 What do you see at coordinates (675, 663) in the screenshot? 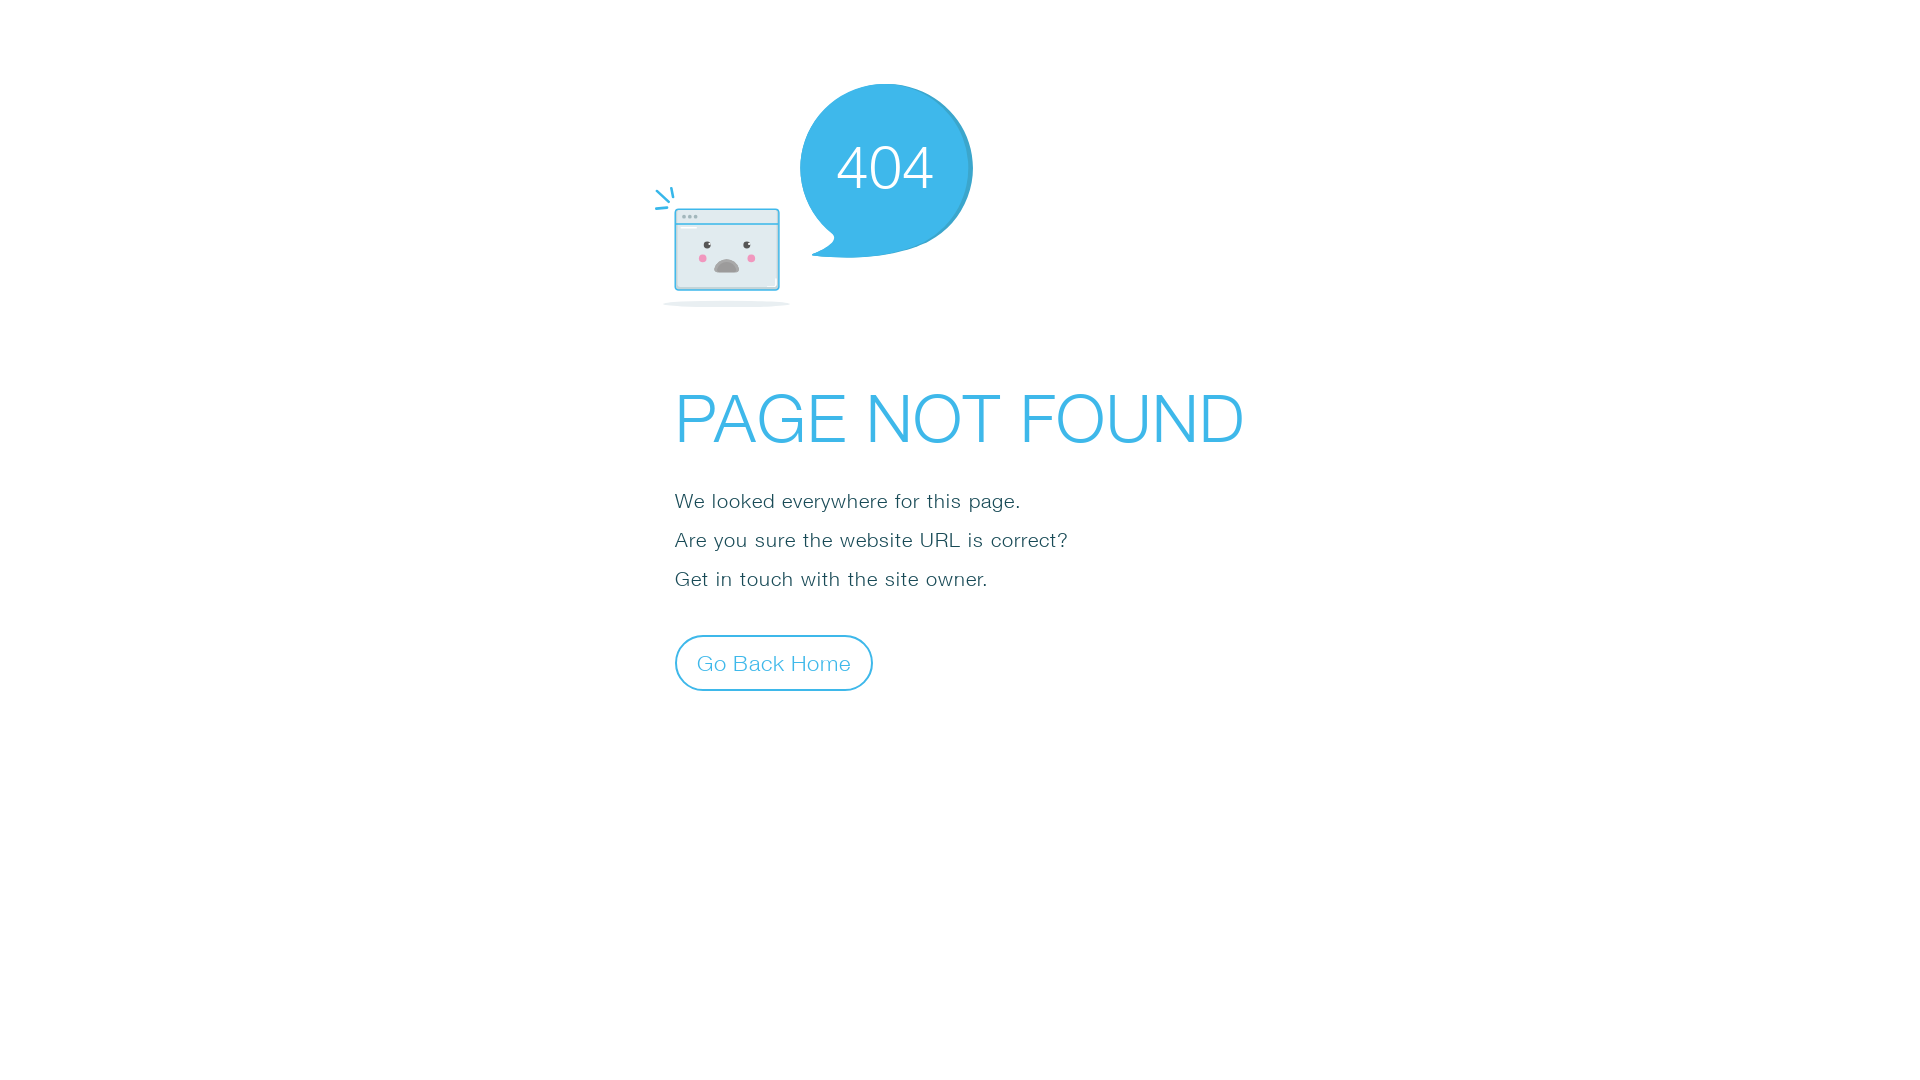
I see `'Go Back Home'` at bounding box center [675, 663].